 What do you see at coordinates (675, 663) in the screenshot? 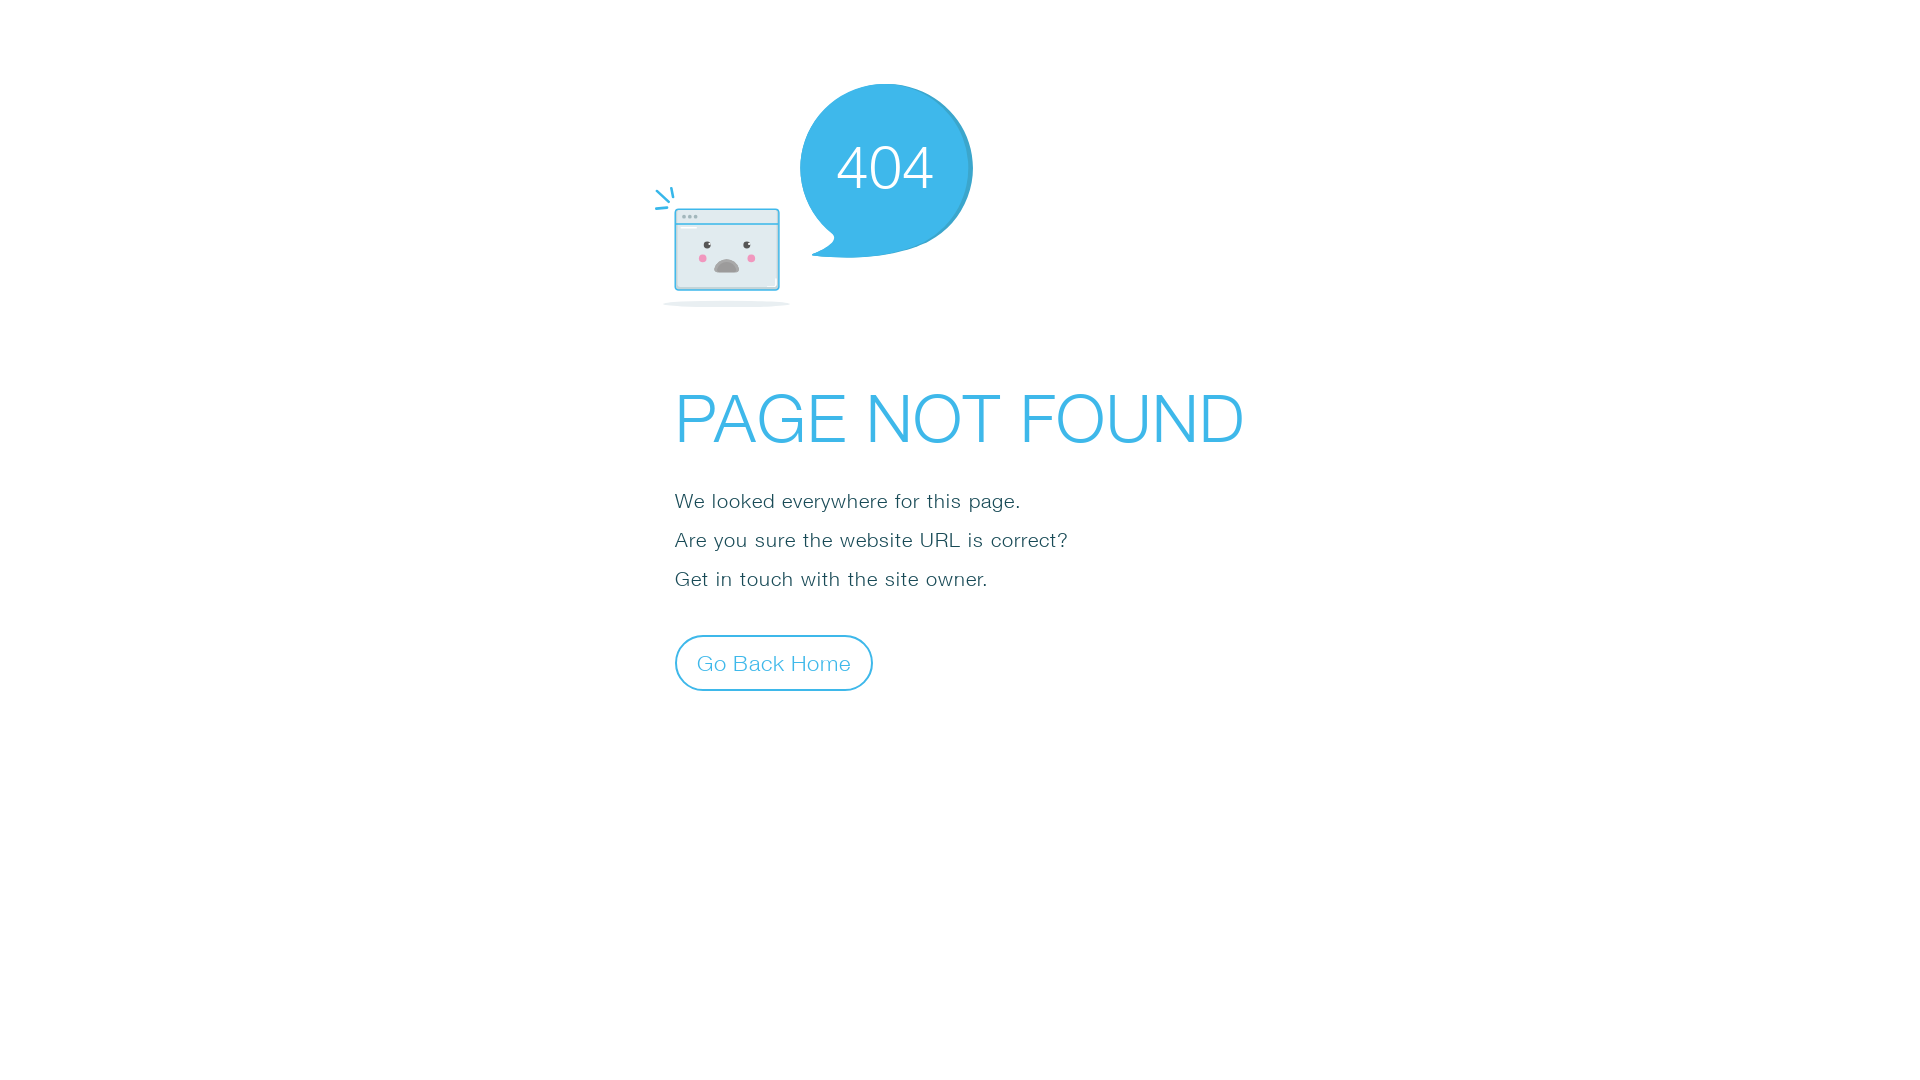
I see `'Go Back Home'` at bounding box center [675, 663].